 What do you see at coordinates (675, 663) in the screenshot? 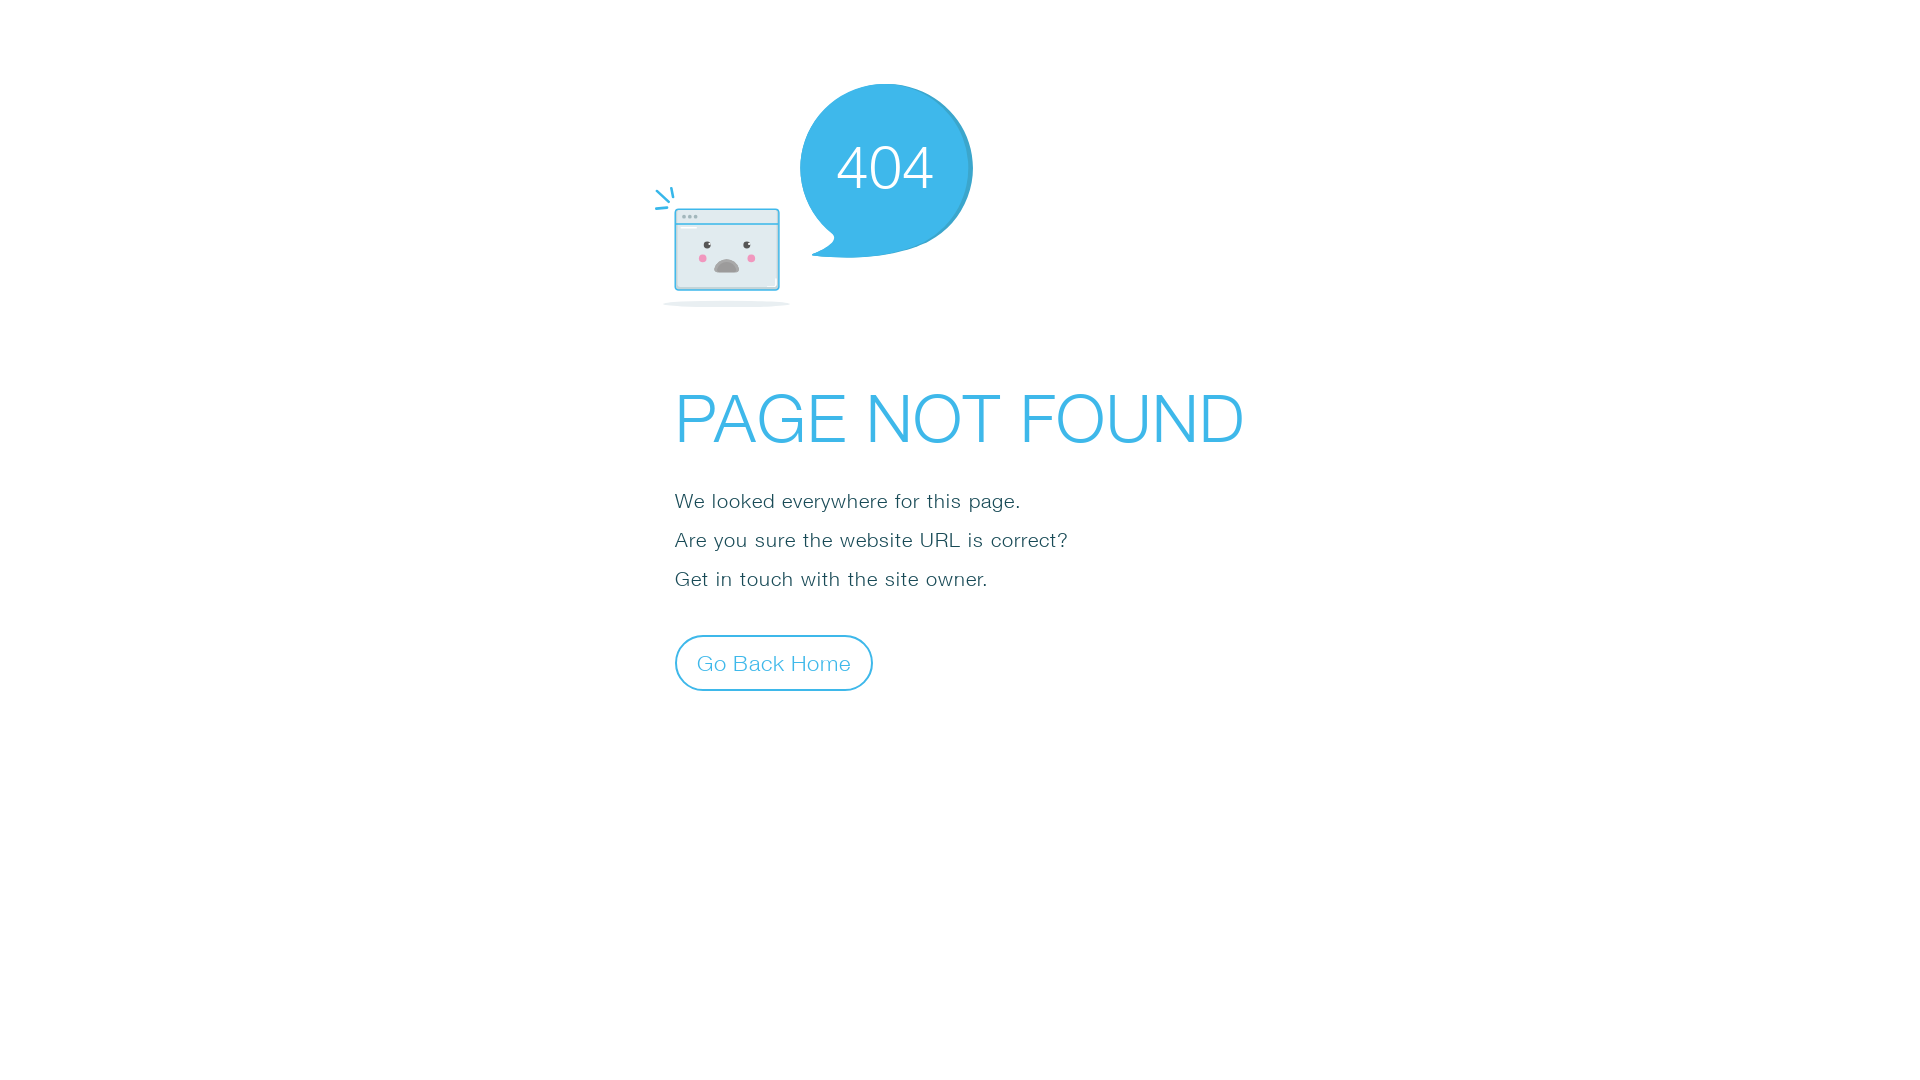
I see `'Go Back Home'` at bounding box center [675, 663].